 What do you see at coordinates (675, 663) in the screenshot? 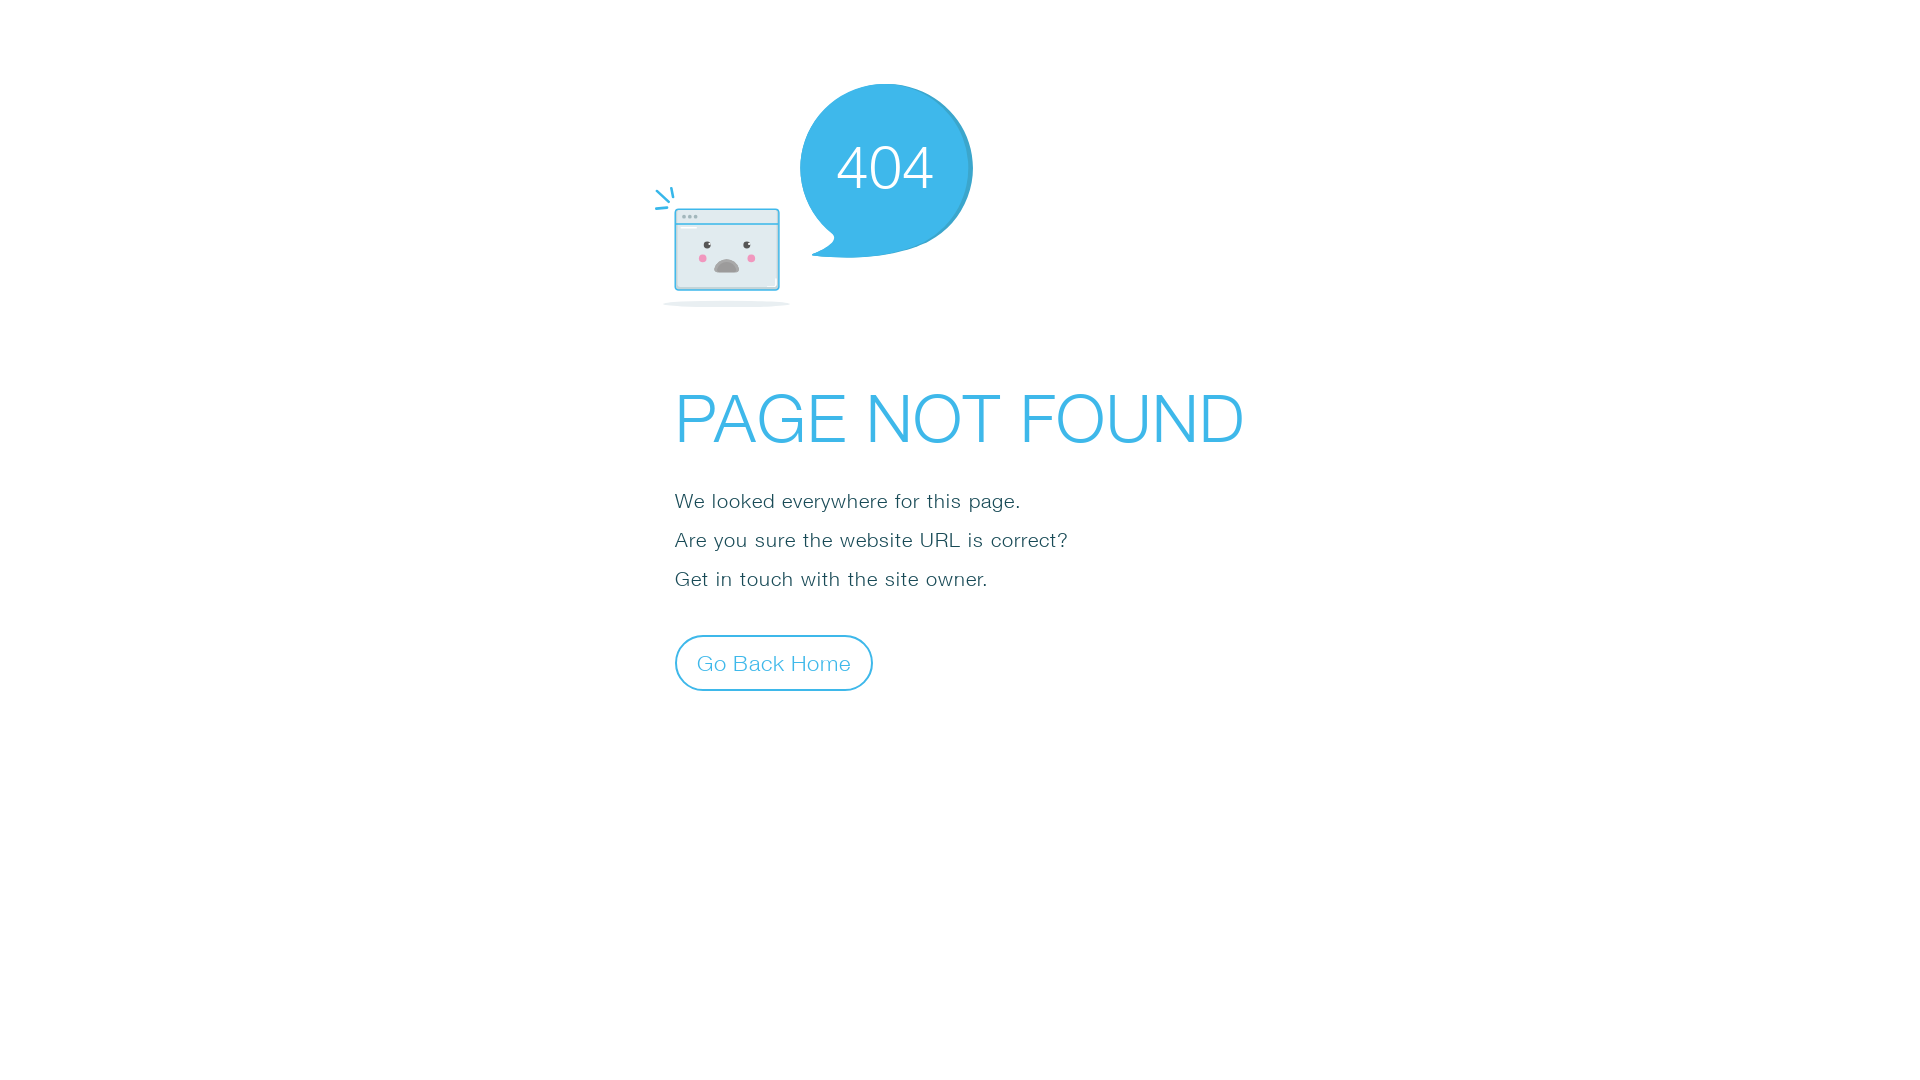
I see `'Go Back Home'` at bounding box center [675, 663].